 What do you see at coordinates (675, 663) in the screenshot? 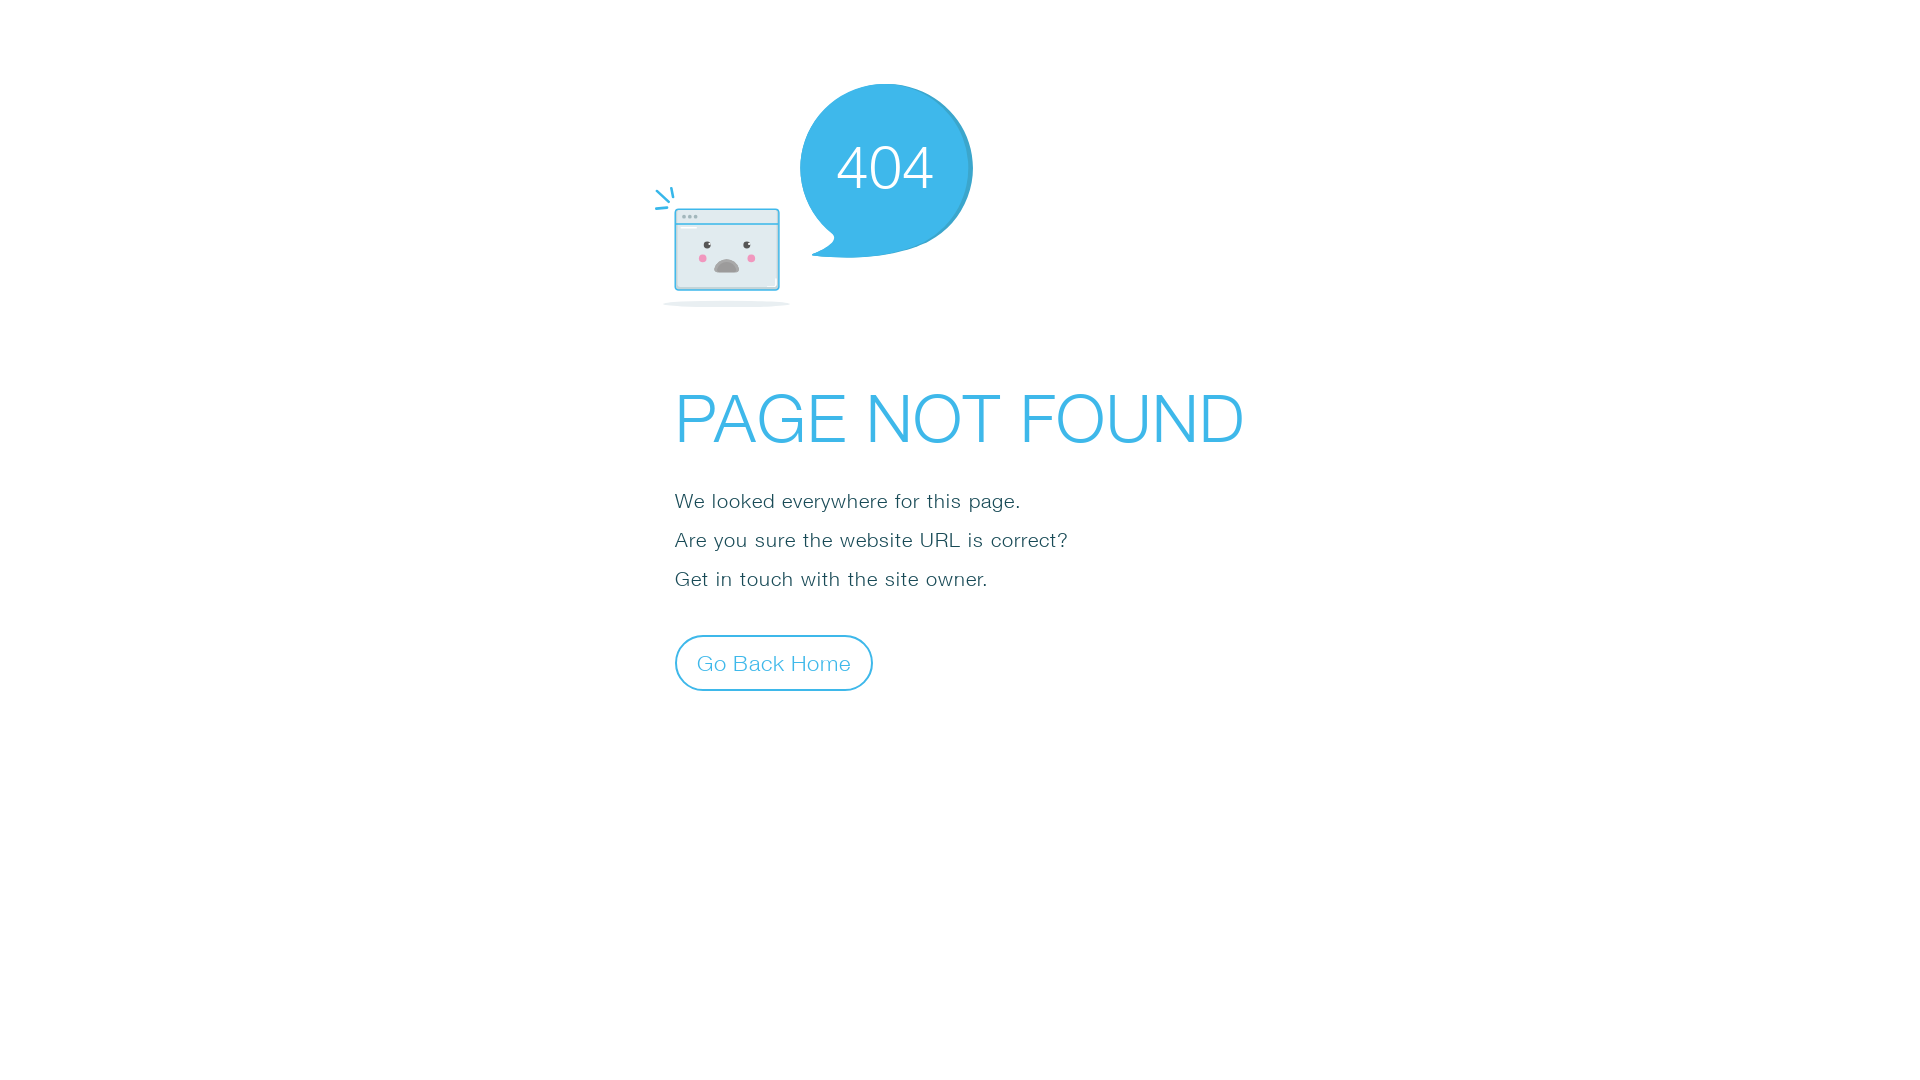
I see `'Go Back Home'` at bounding box center [675, 663].